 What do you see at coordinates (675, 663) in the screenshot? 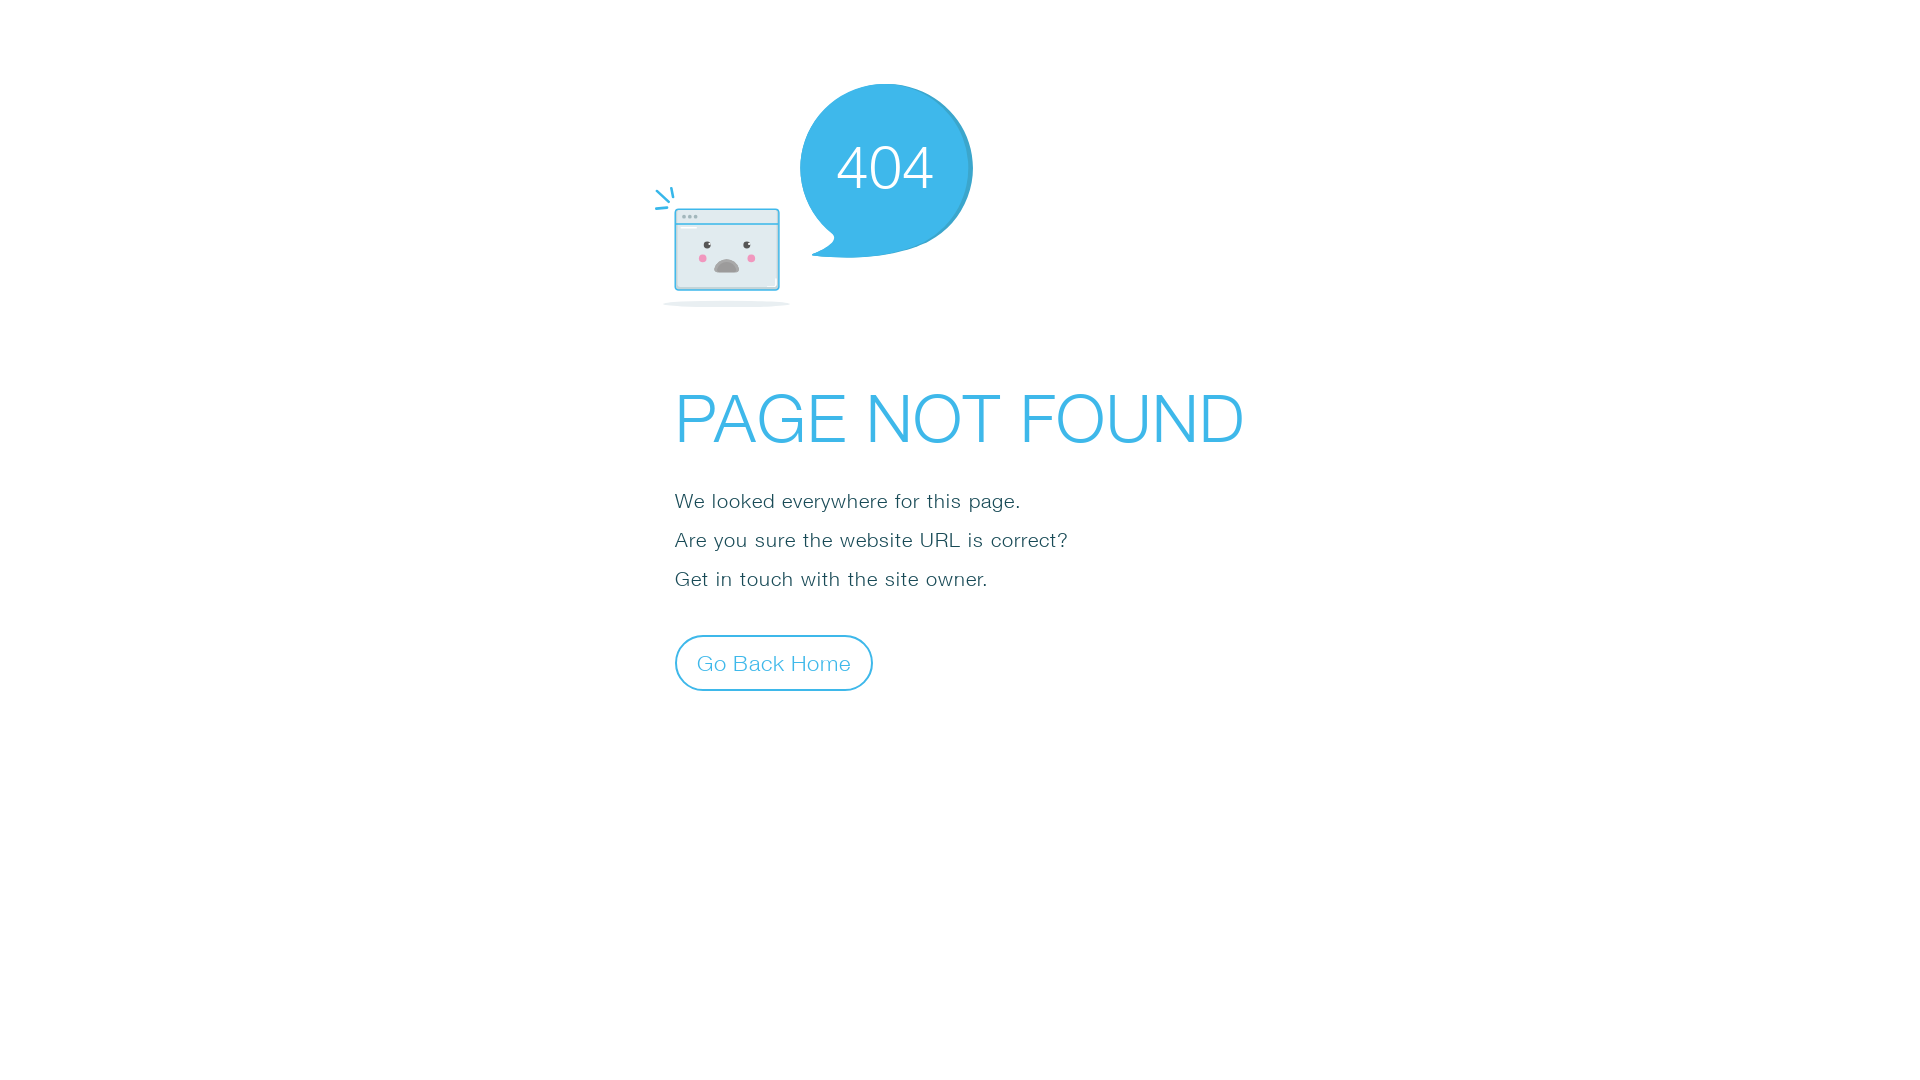
I see `'Go Back Home'` at bounding box center [675, 663].